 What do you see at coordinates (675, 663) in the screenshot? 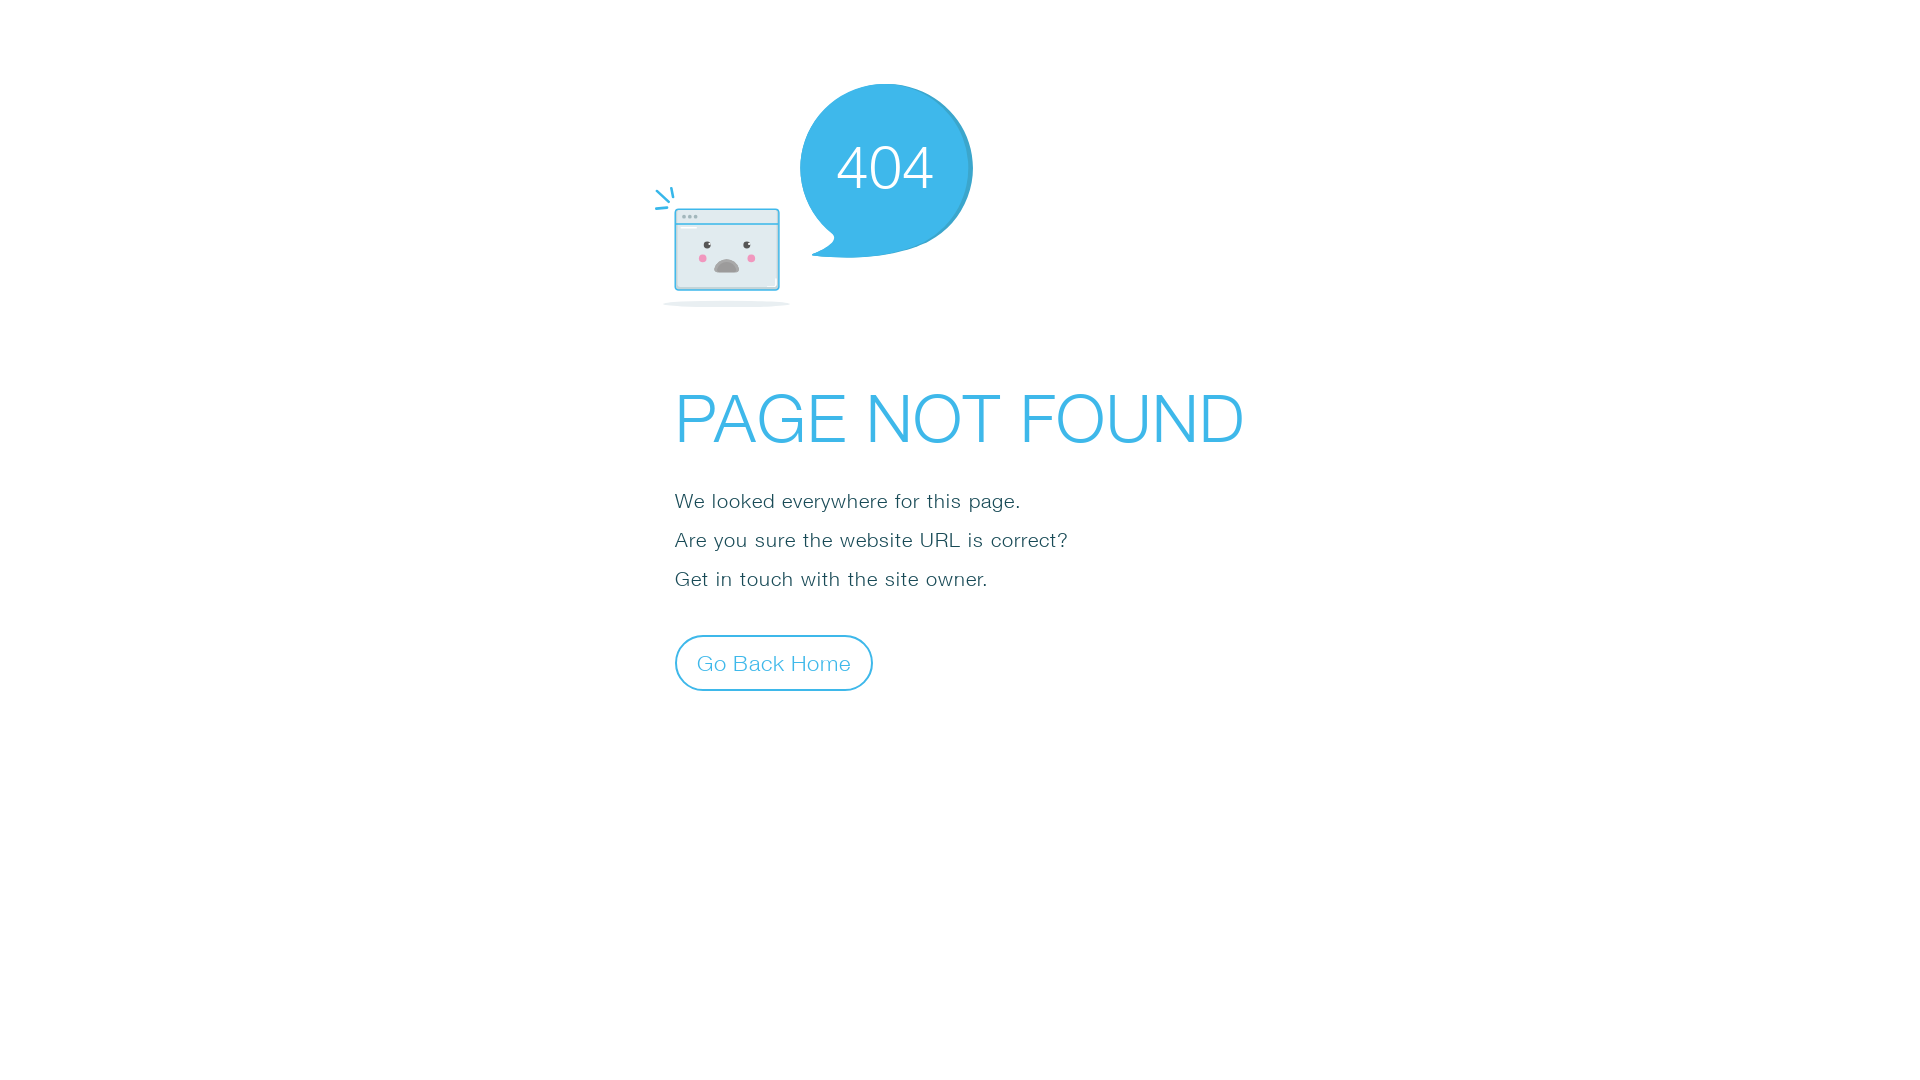
I see `'Go Back Home'` at bounding box center [675, 663].